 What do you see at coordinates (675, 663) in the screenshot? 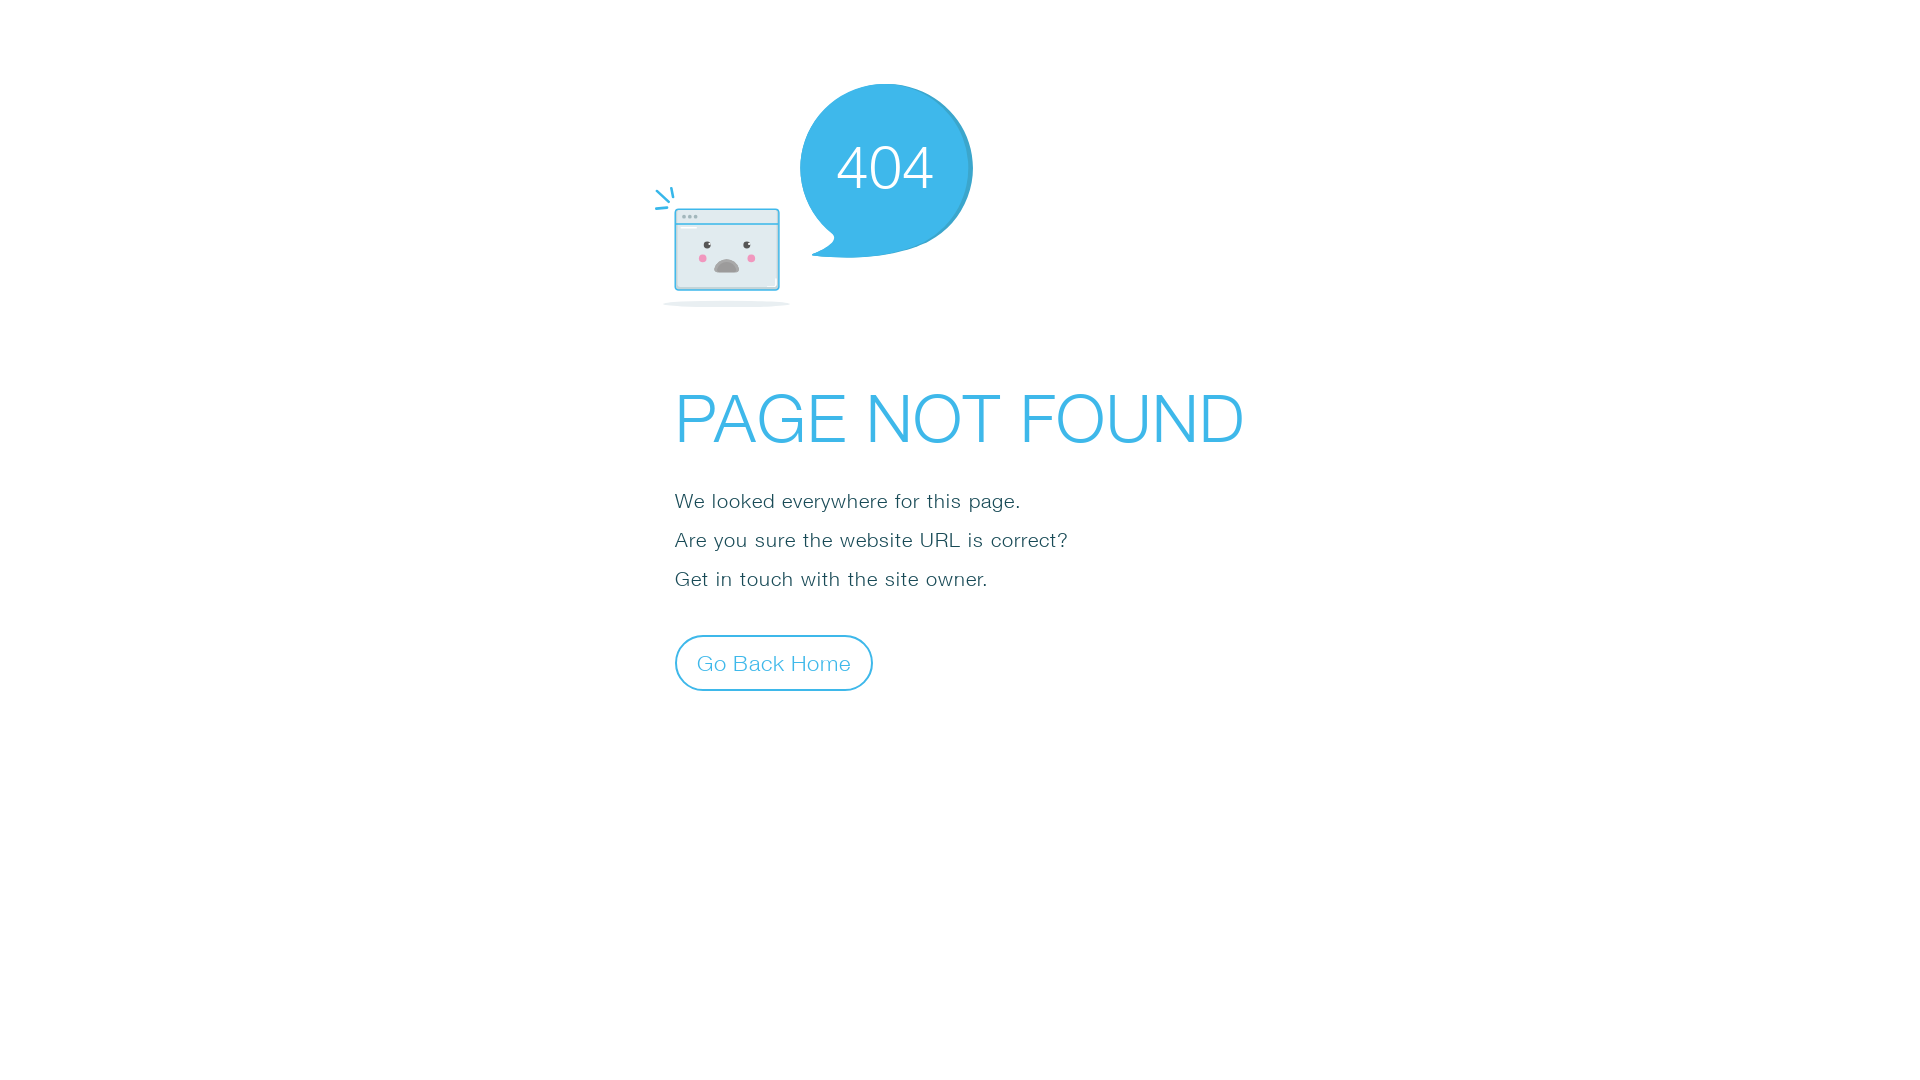
I see `'Go Back Home'` at bounding box center [675, 663].